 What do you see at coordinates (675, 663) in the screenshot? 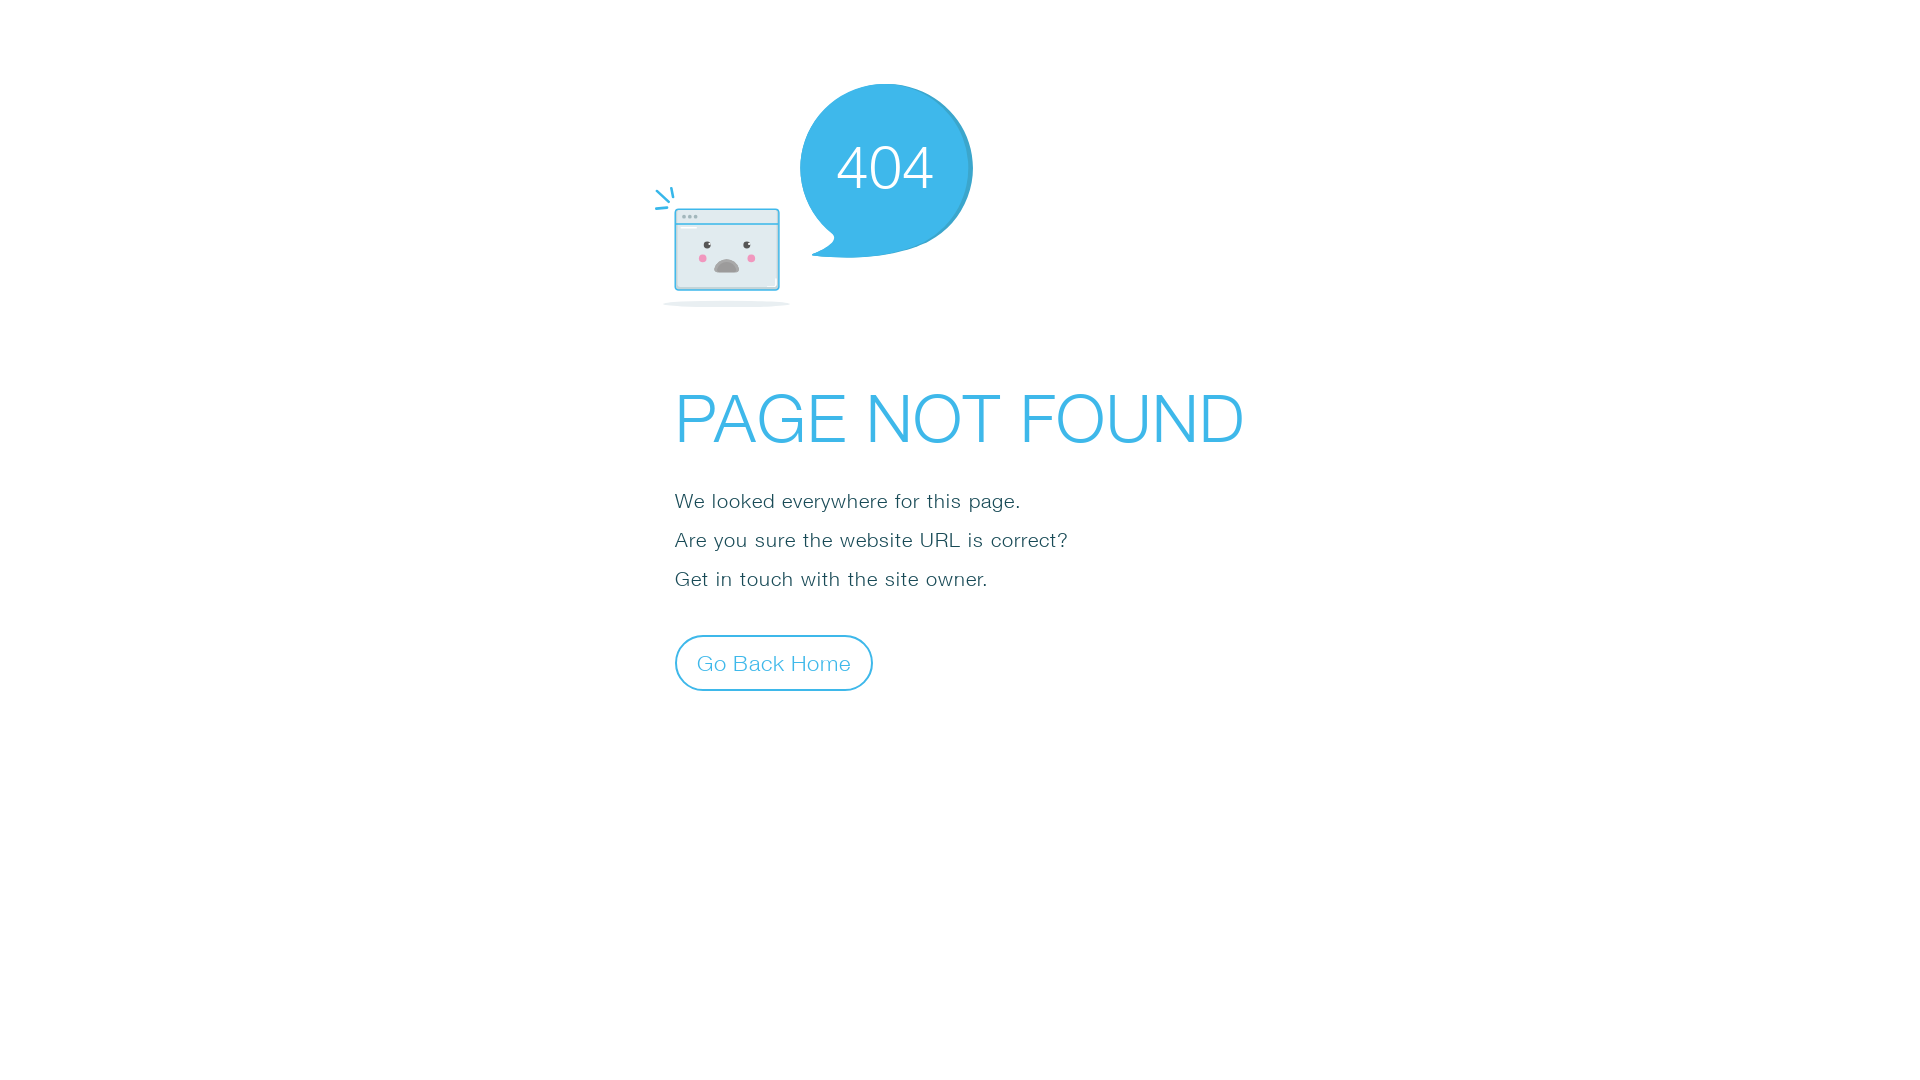
I see `'Go Back Home'` at bounding box center [675, 663].